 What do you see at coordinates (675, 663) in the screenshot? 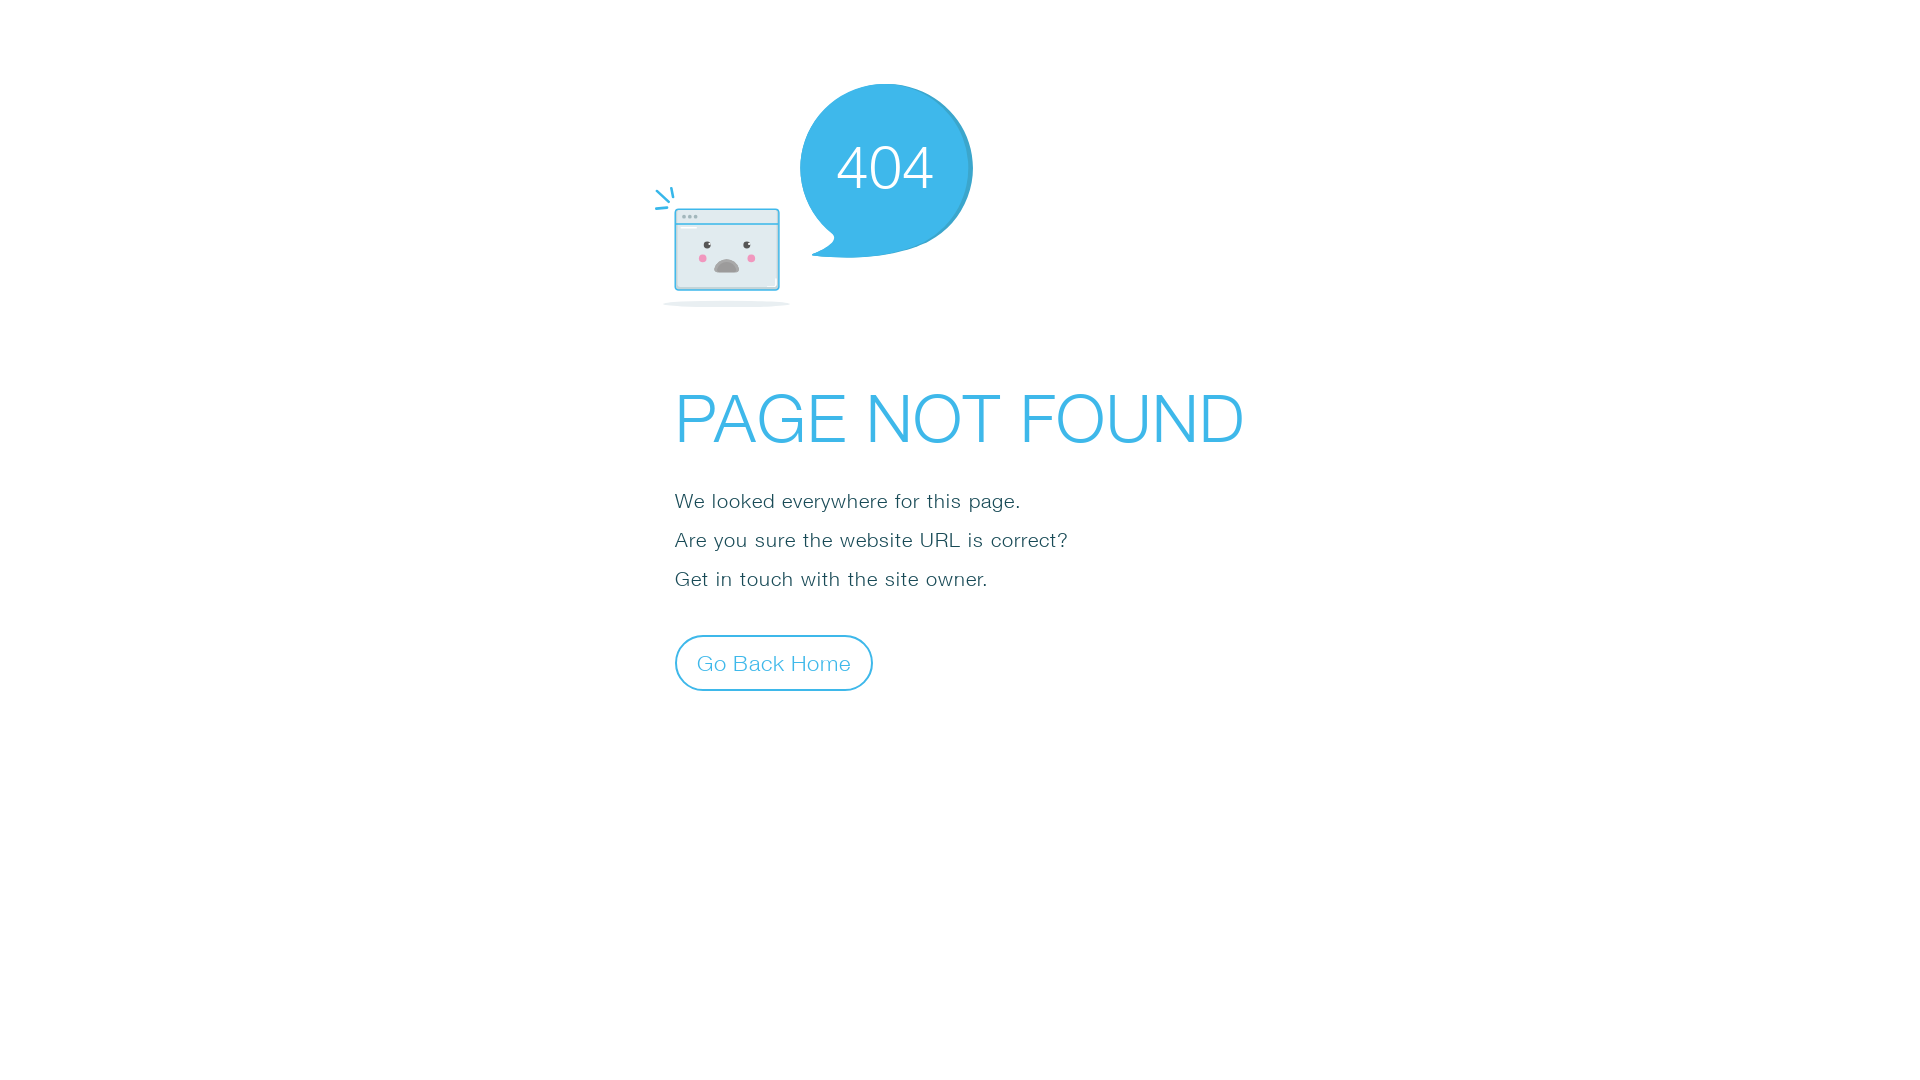
I see `'Go Back Home'` at bounding box center [675, 663].